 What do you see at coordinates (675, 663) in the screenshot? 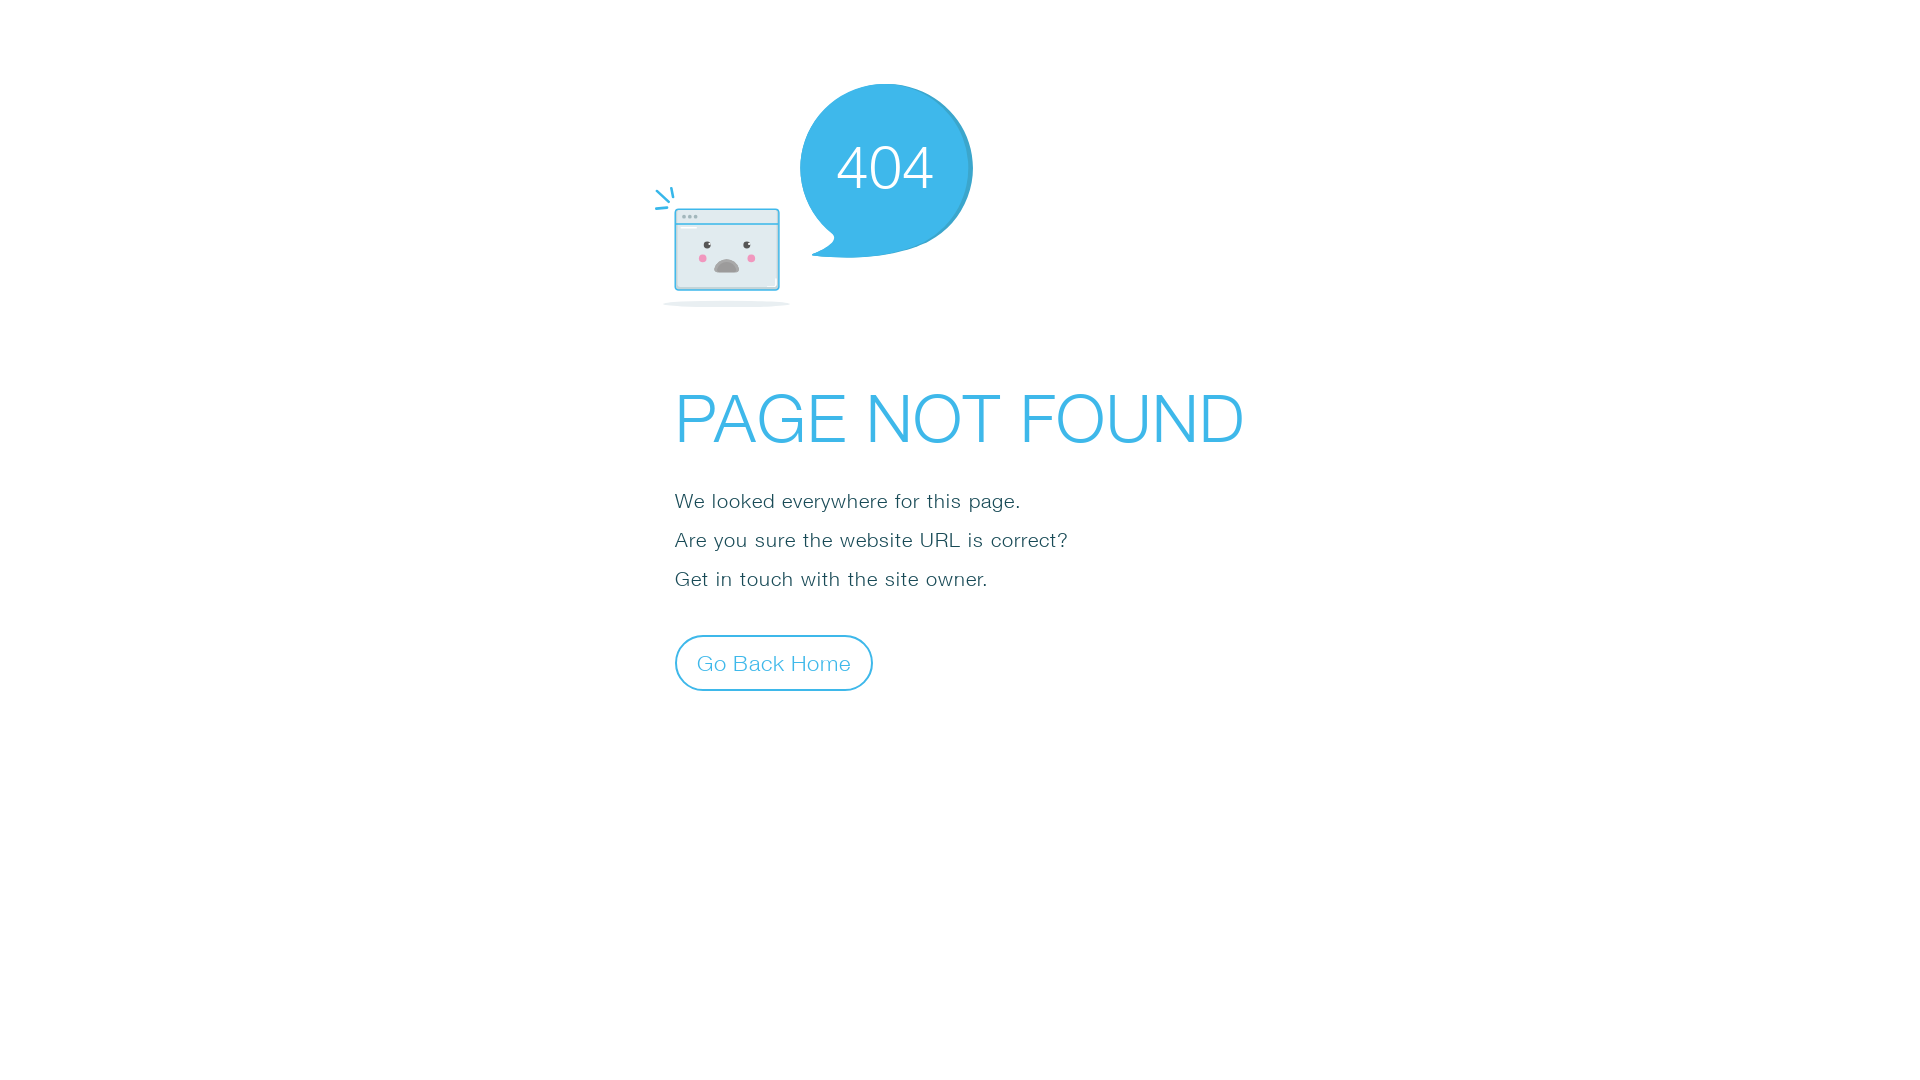
I see `'Go Back Home'` at bounding box center [675, 663].